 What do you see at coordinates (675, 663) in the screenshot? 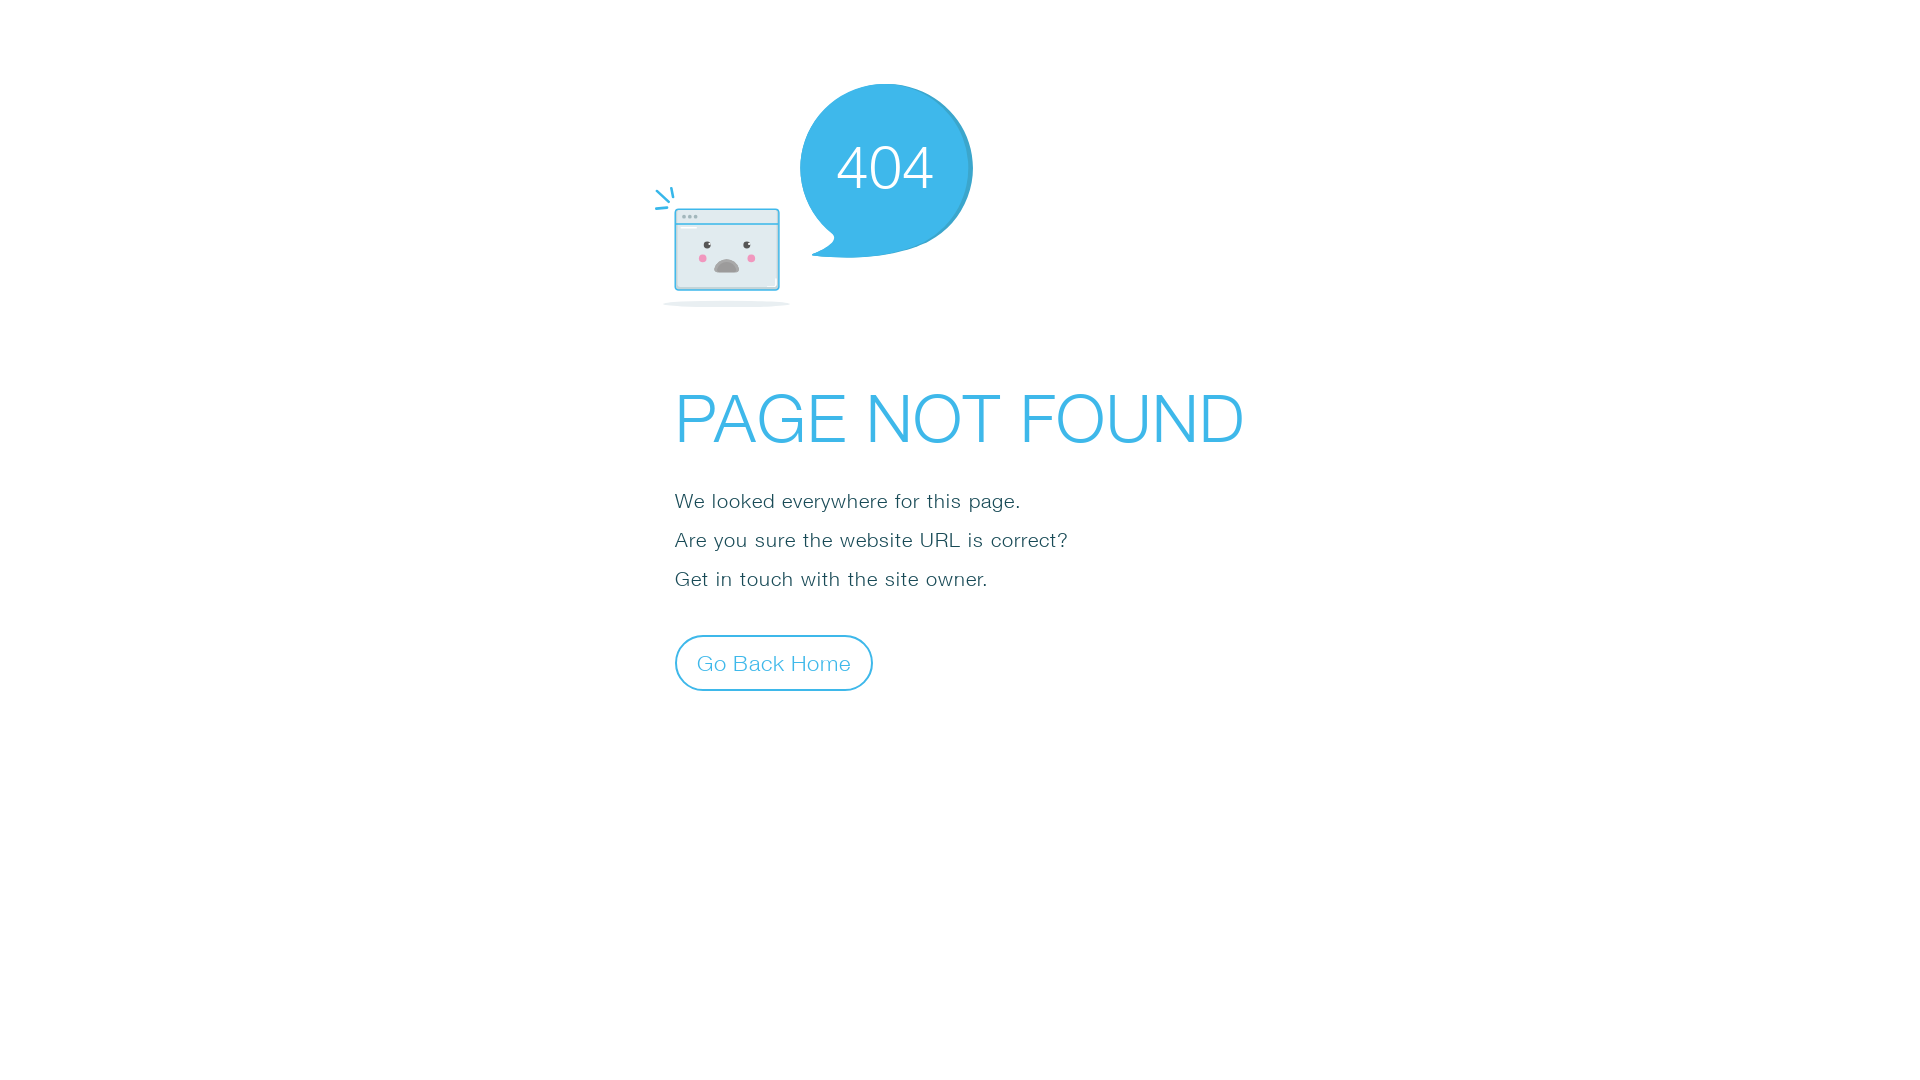
I see `'Go Back Home'` at bounding box center [675, 663].